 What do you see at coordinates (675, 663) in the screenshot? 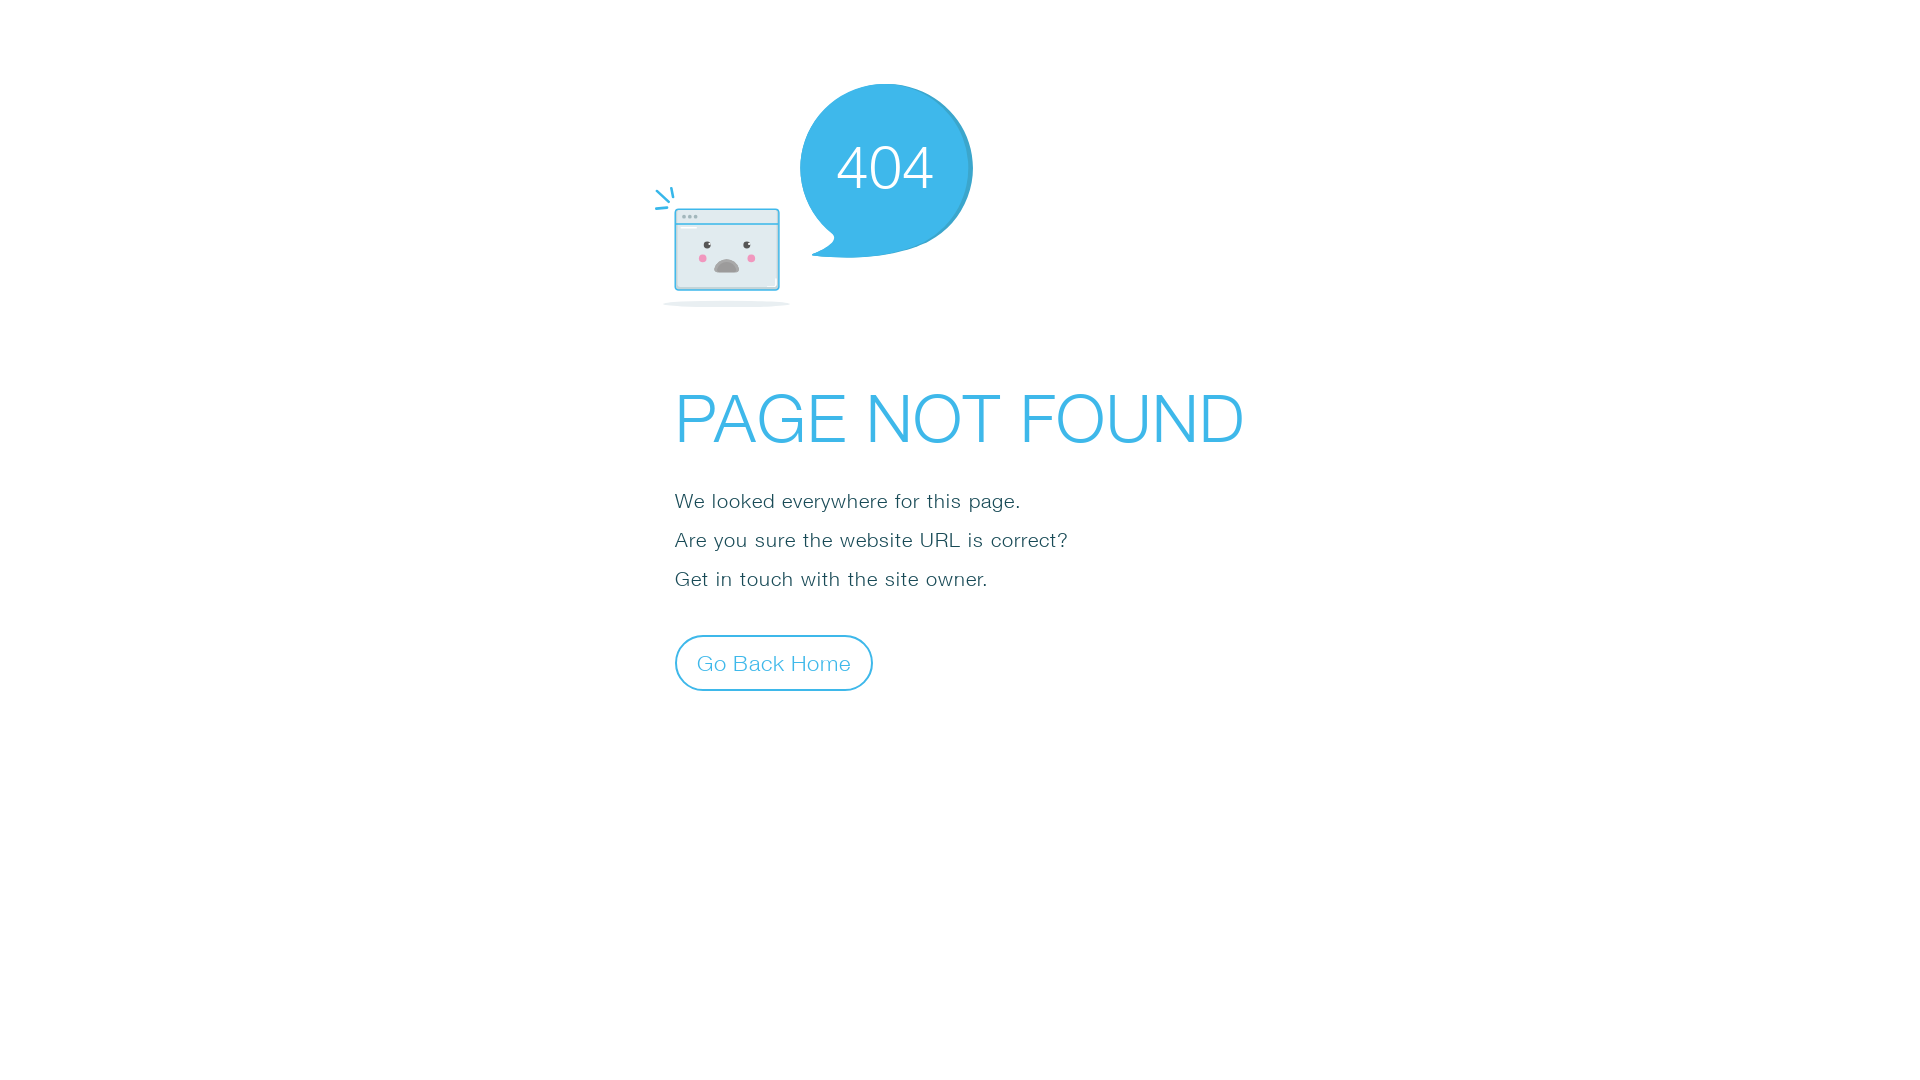
I see `'Go Back Home'` at bounding box center [675, 663].